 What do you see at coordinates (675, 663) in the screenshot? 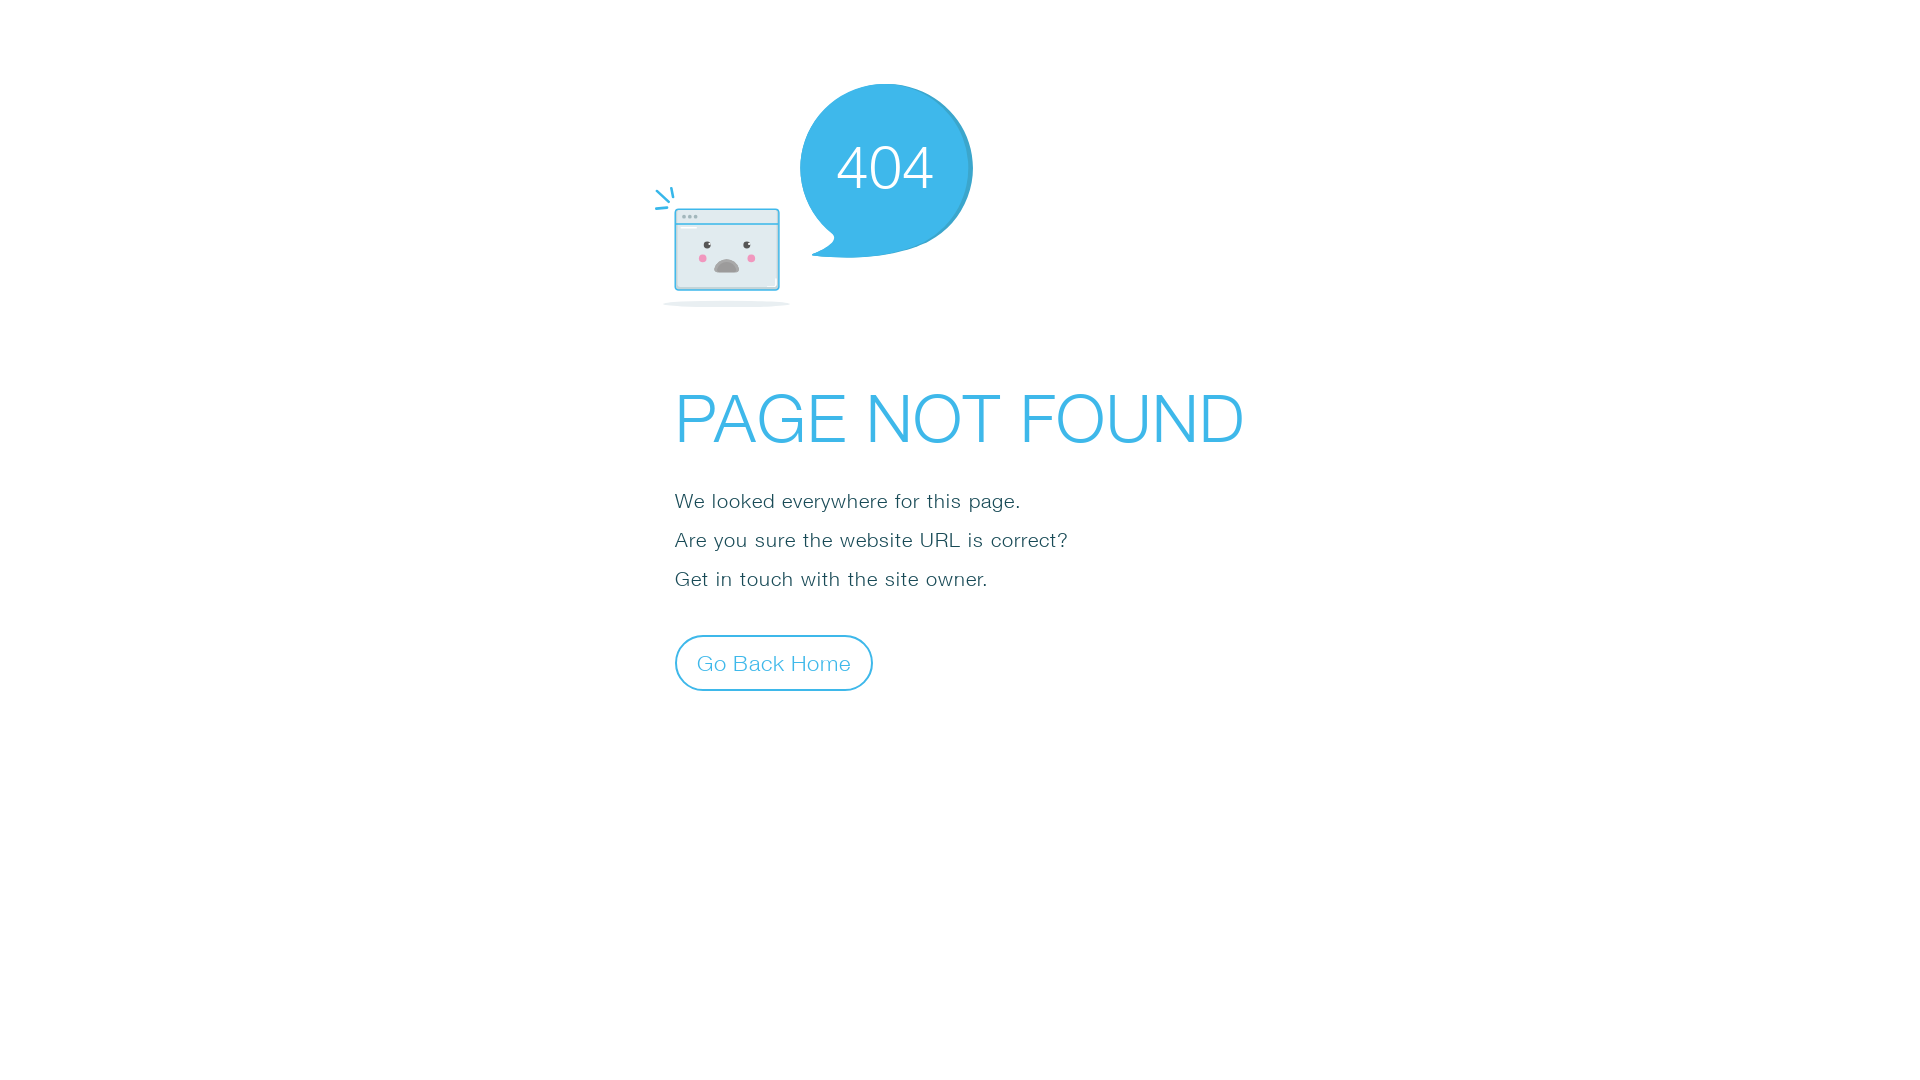
I see `'Go Back Home'` at bounding box center [675, 663].